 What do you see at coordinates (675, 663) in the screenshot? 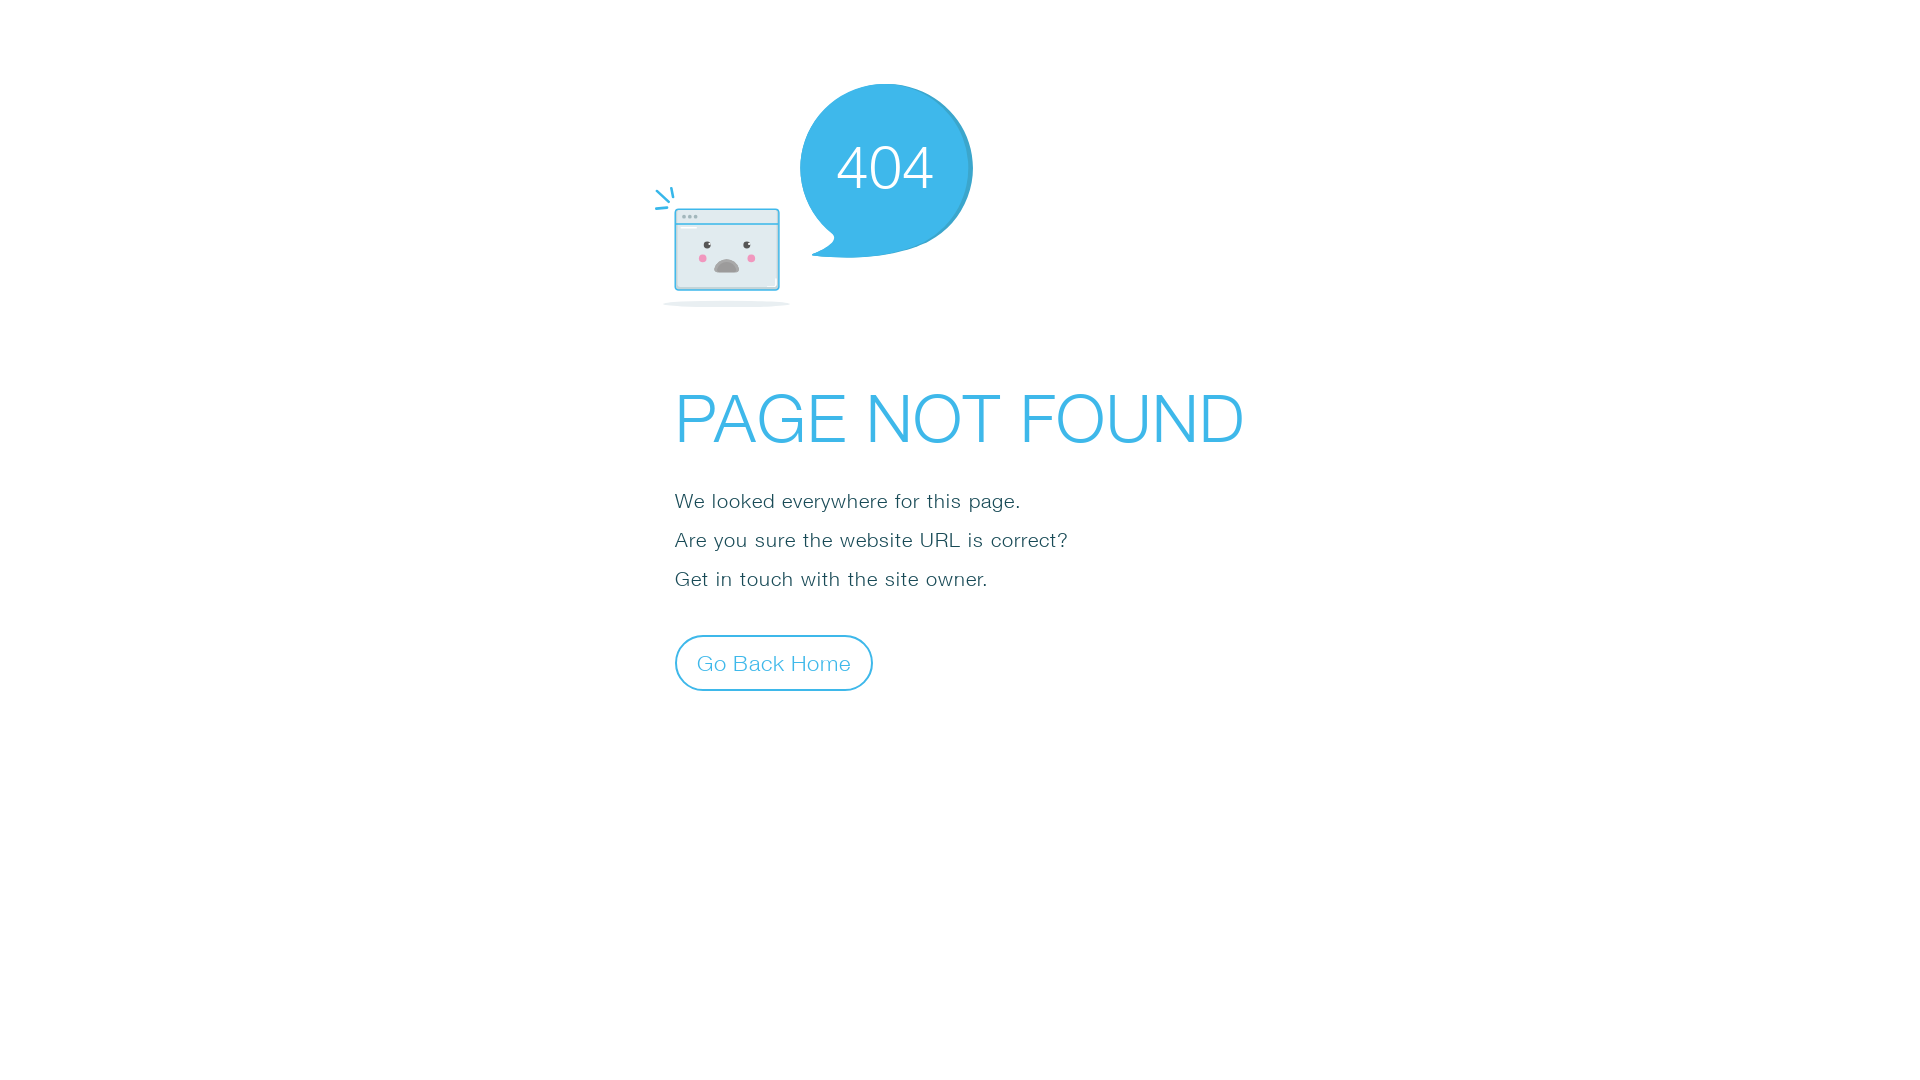
I see `'Go Back Home'` at bounding box center [675, 663].